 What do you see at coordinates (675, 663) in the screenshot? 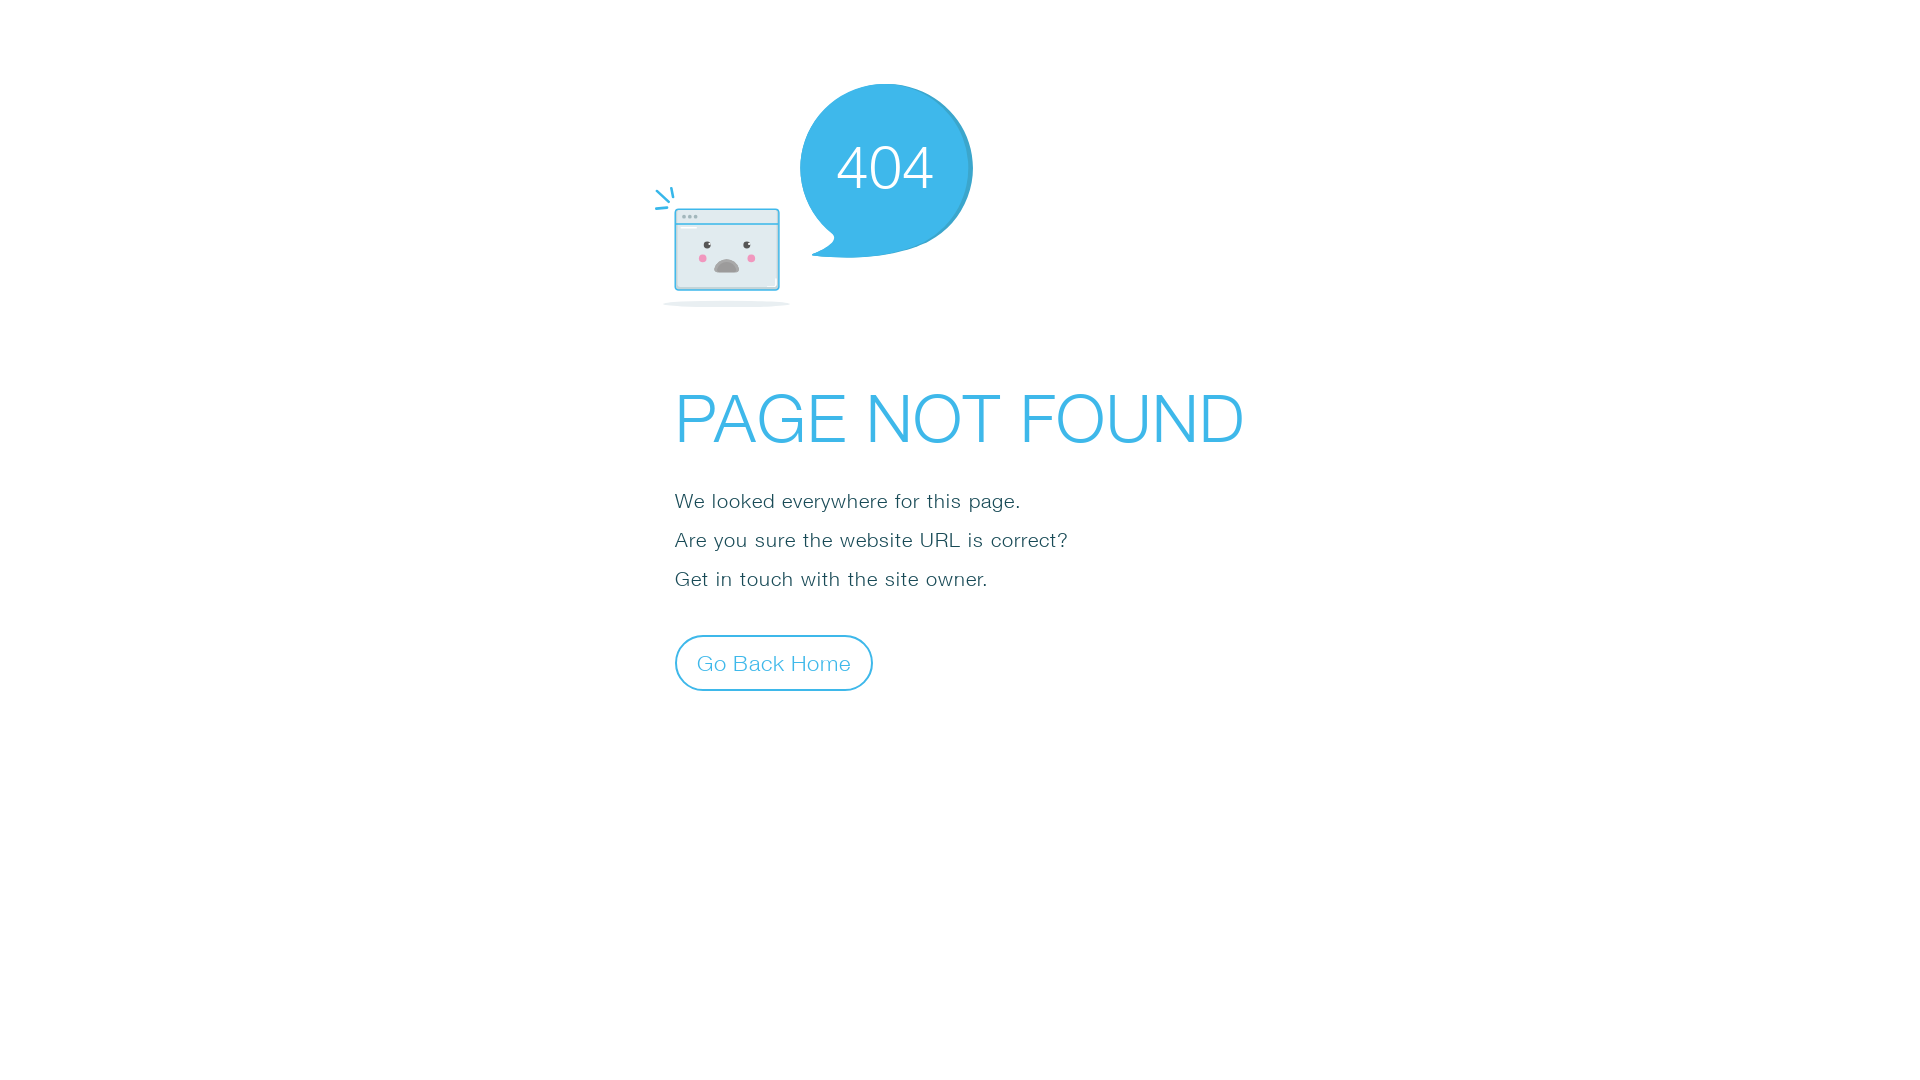
I see `'Go Back Home'` at bounding box center [675, 663].